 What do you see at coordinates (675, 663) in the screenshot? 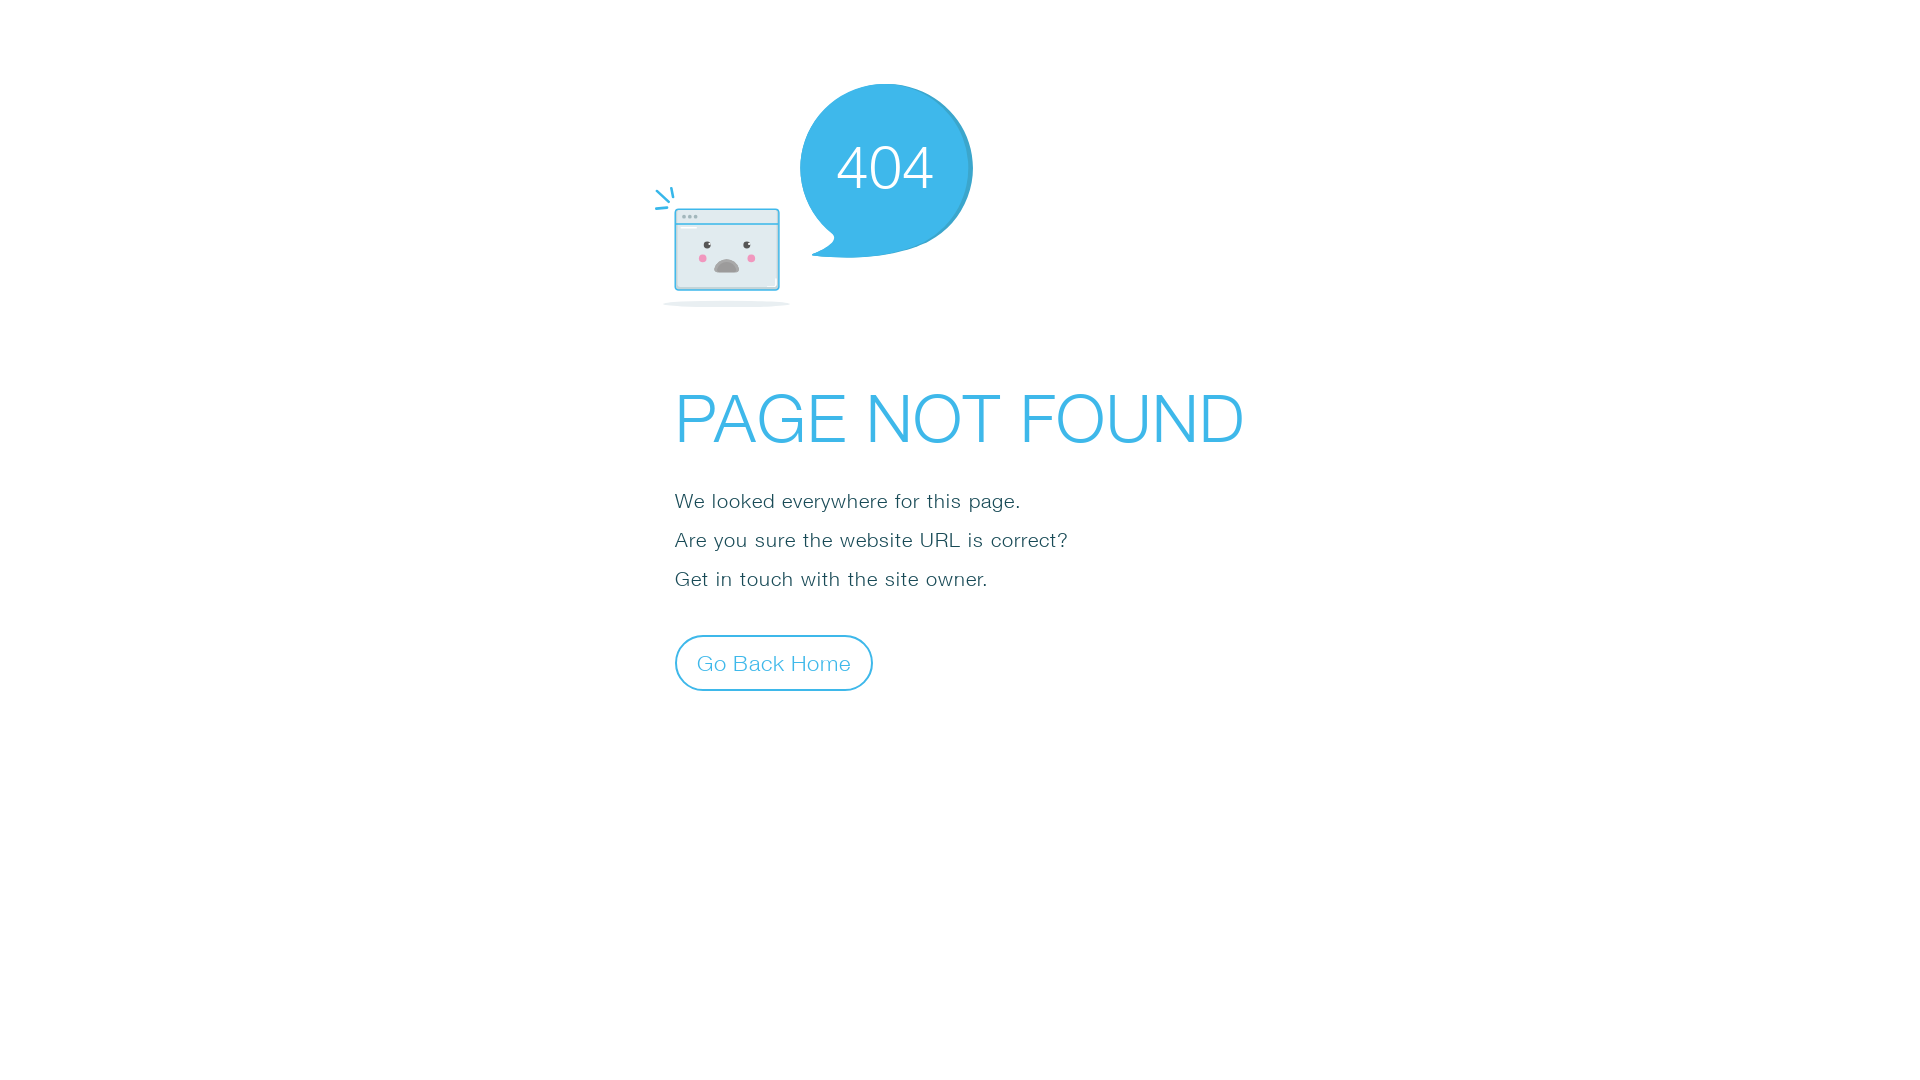
I see `'Go Back Home'` at bounding box center [675, 663].